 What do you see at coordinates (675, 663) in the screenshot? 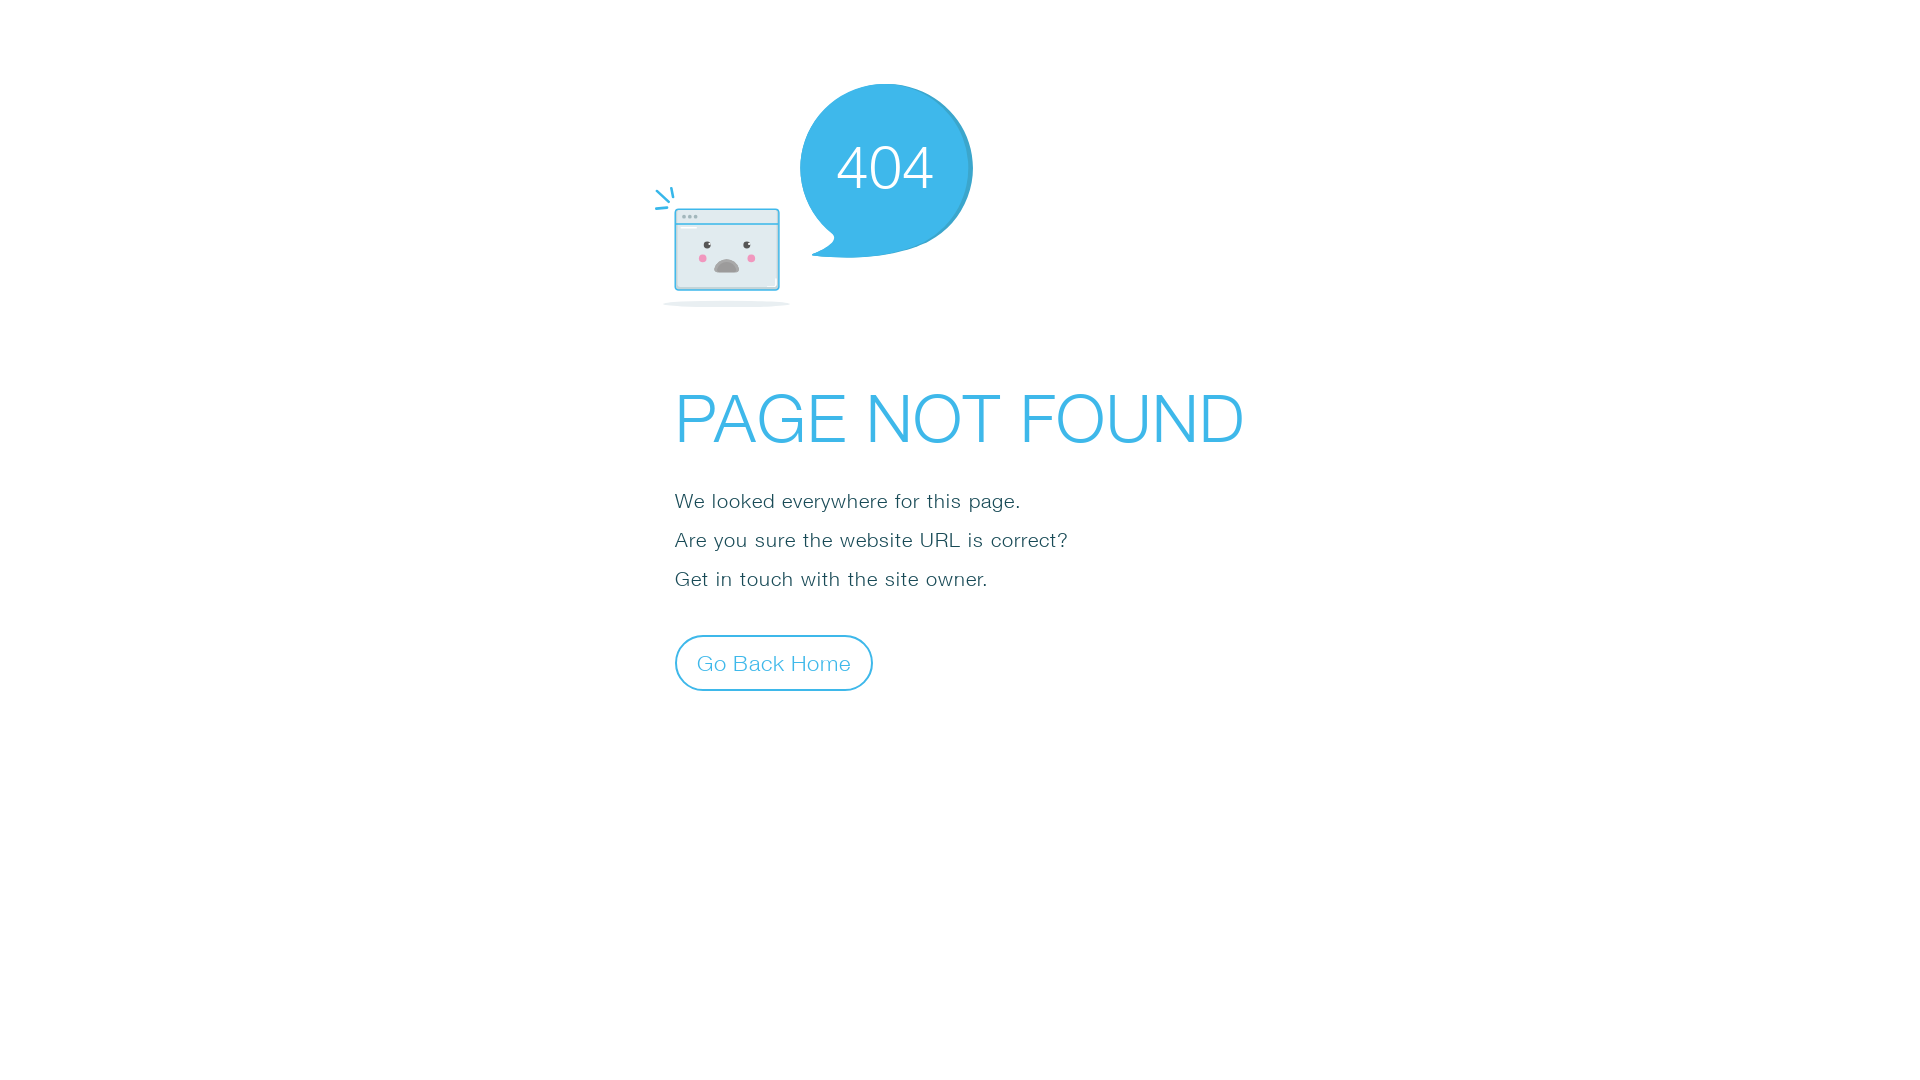
I see `'Go Back Home'` at bounding box center [675, 663].